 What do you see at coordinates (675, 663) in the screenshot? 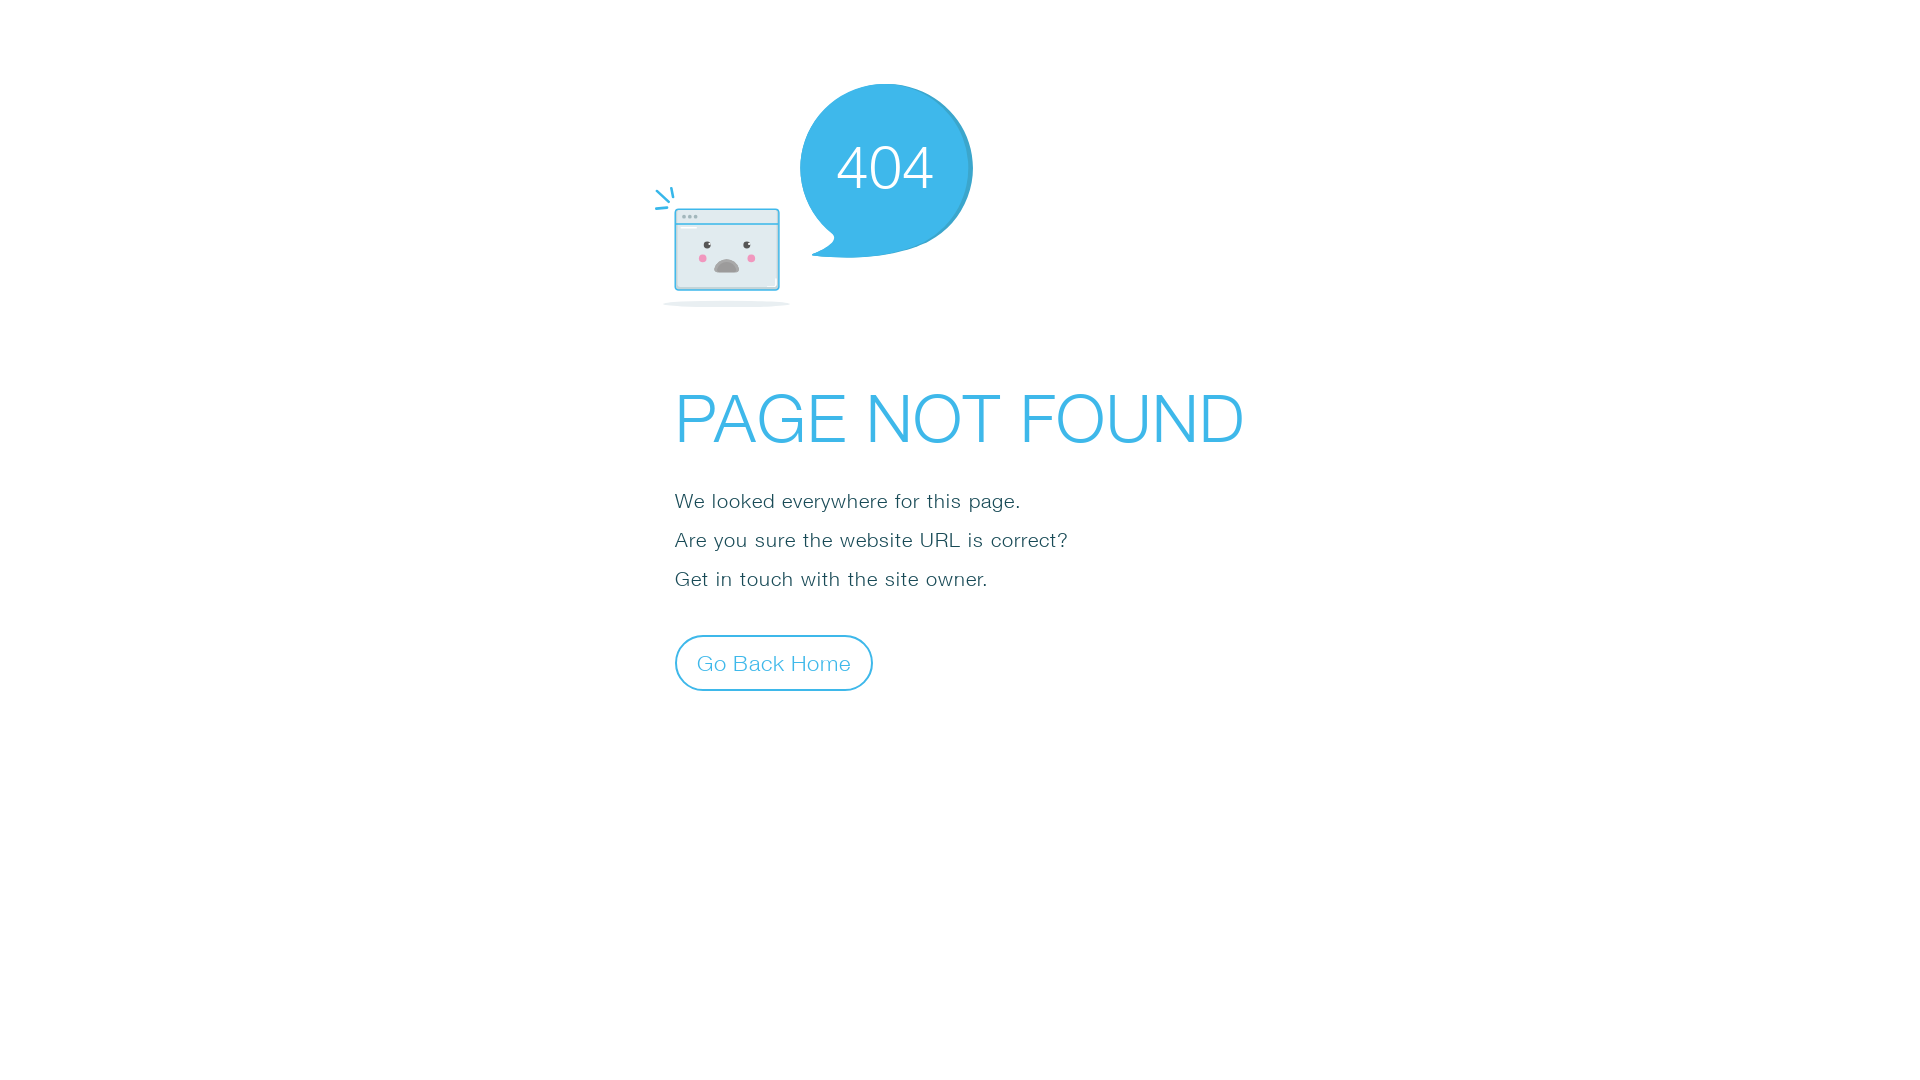
I see `'Go Back Home'` at bounding box center [675, 663].